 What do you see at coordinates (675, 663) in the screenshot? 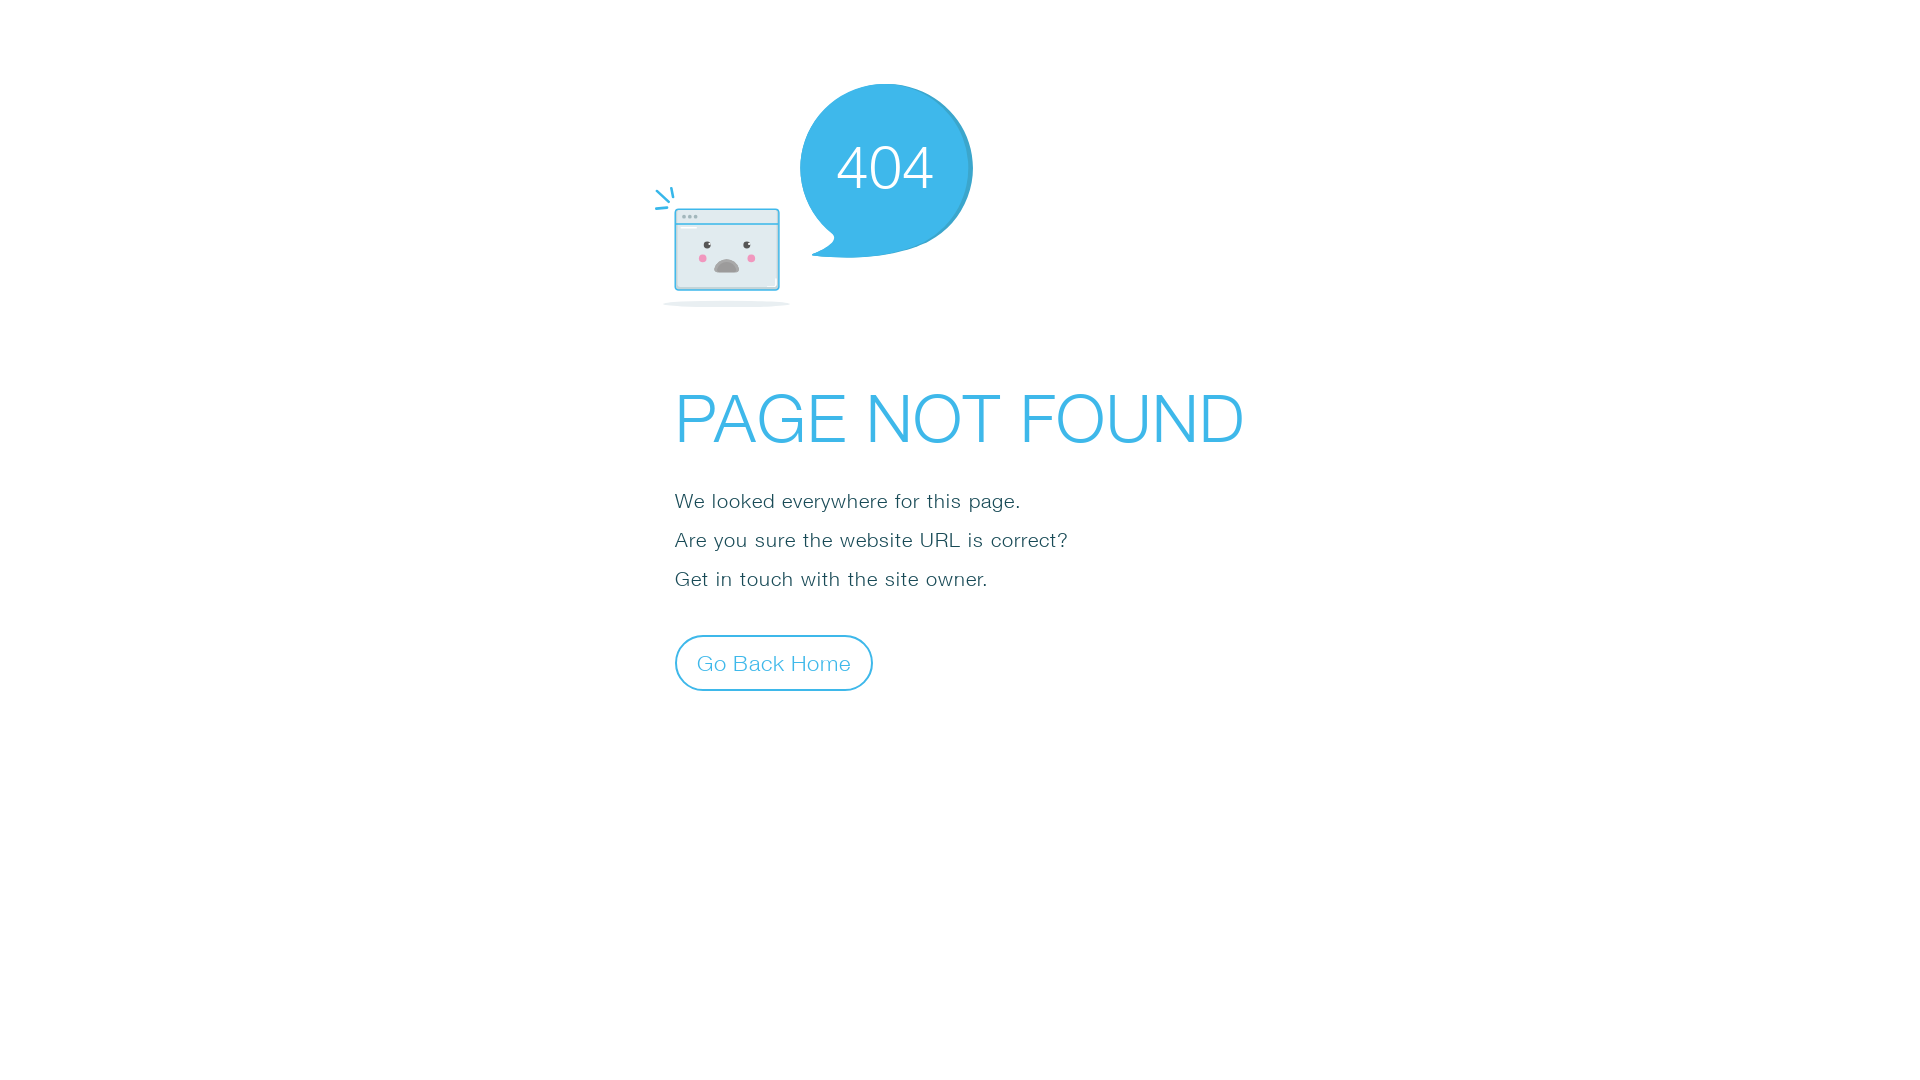
I see `'Go Back Home'` at bounding box center [675, 663].